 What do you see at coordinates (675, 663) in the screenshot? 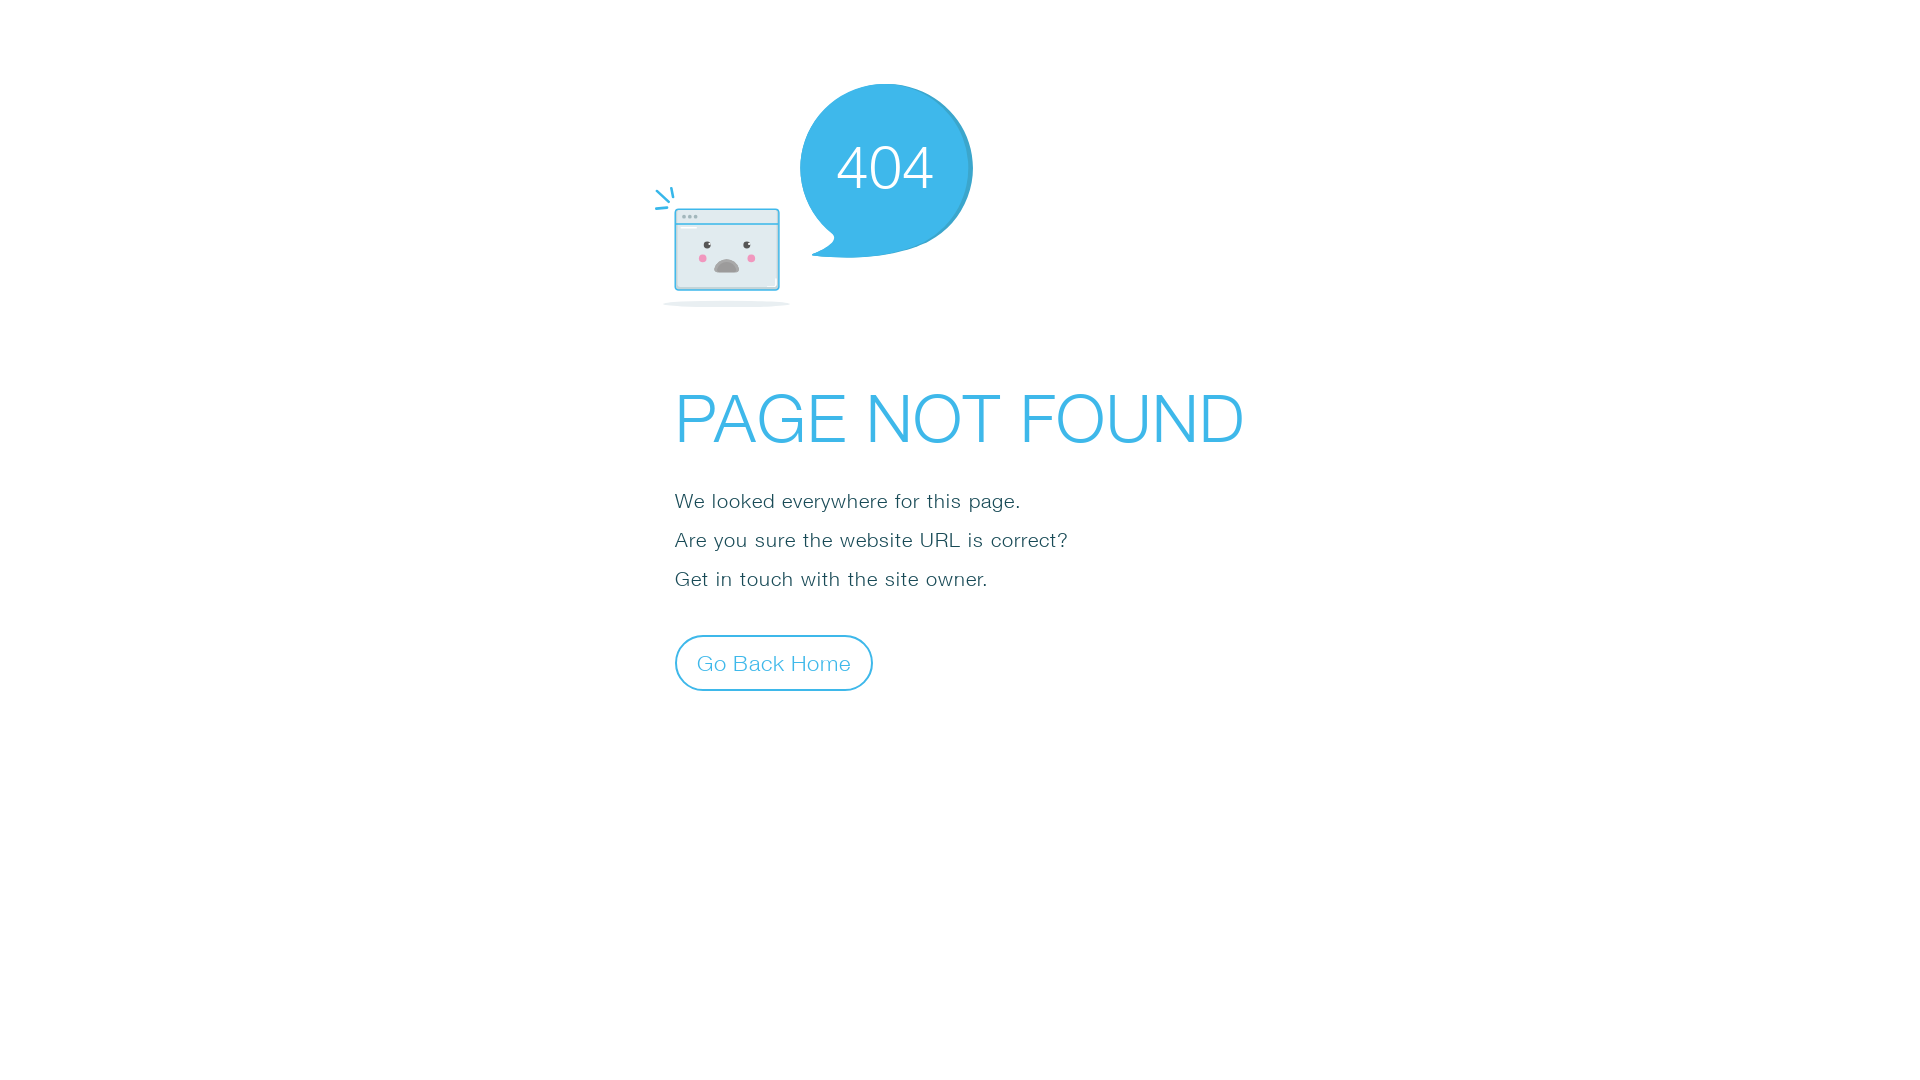
I see `'Go Back Home'` at bounding box center [675, 663].